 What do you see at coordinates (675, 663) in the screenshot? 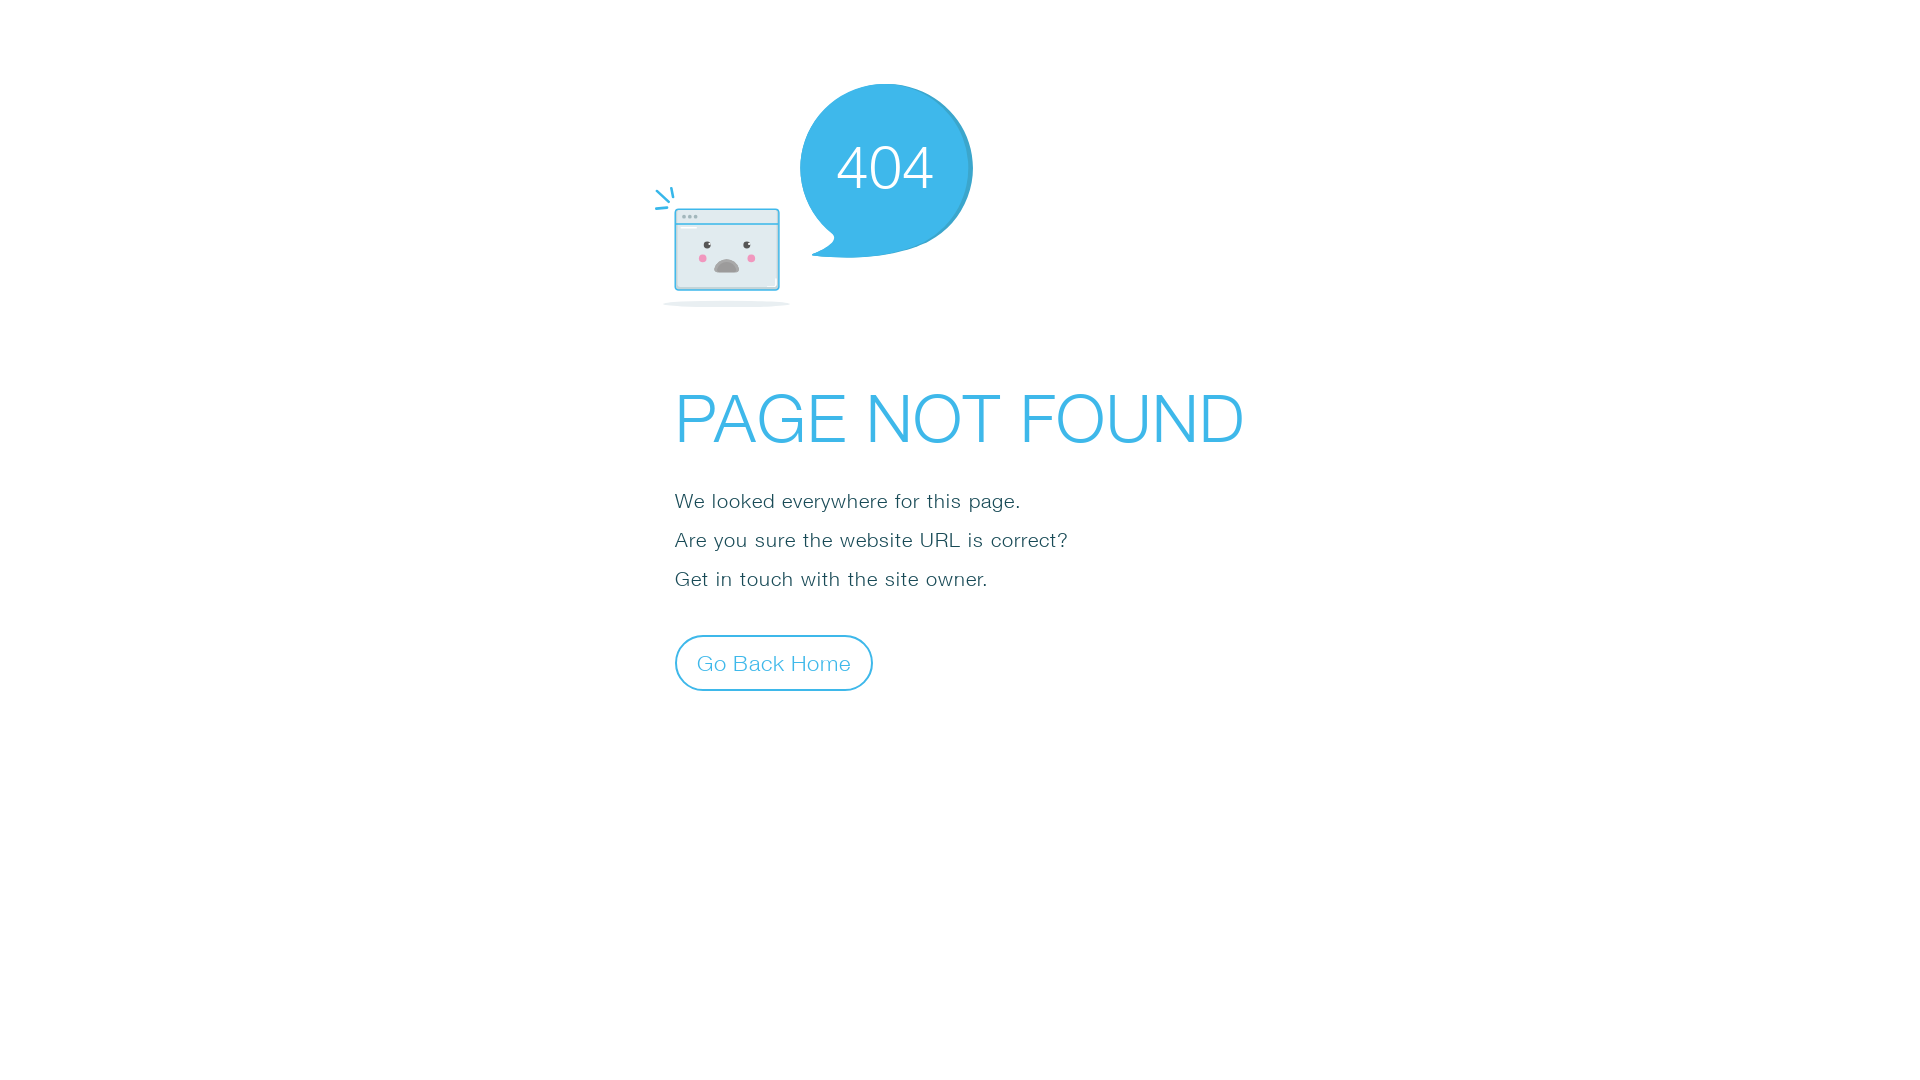
I see `'Go Back Home'` at bounding box center [675, 663].